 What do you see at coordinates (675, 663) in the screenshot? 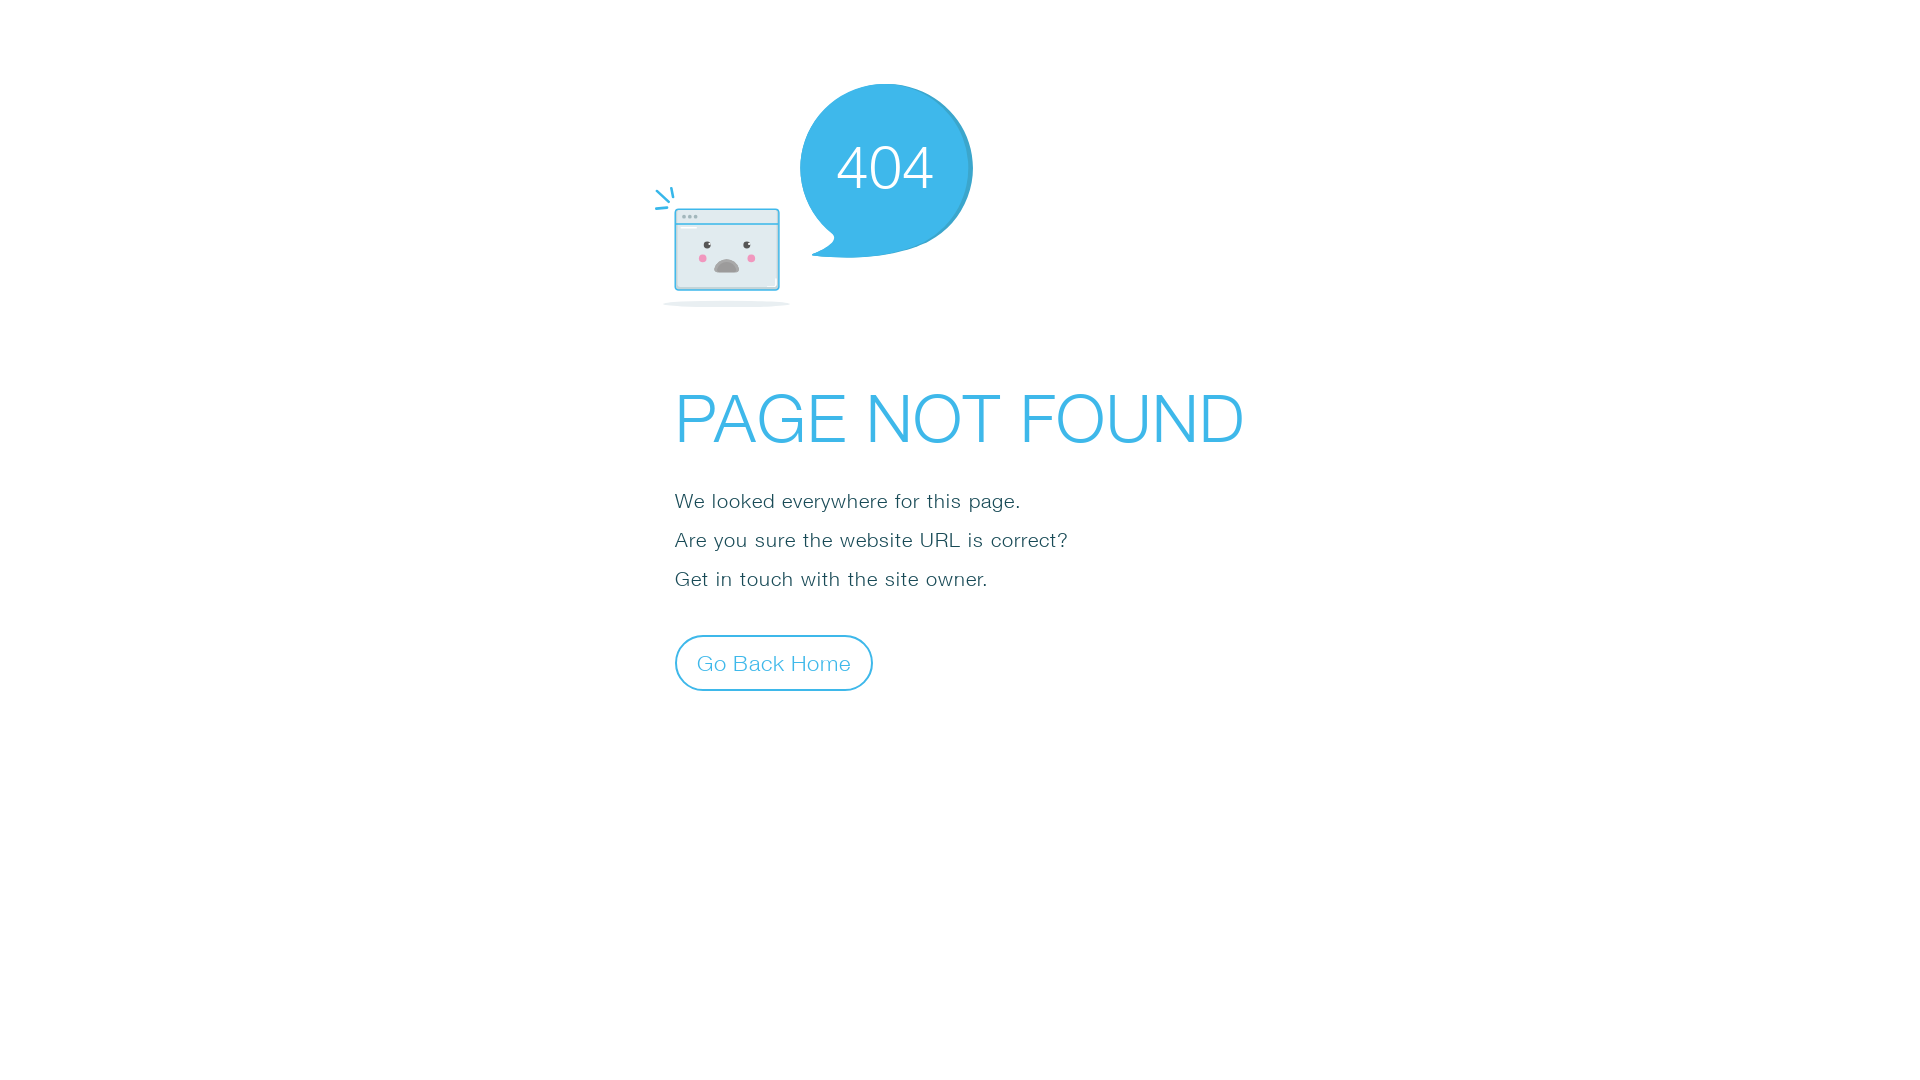
I see `'Go Back Home'` at bounding box center [675, 663].